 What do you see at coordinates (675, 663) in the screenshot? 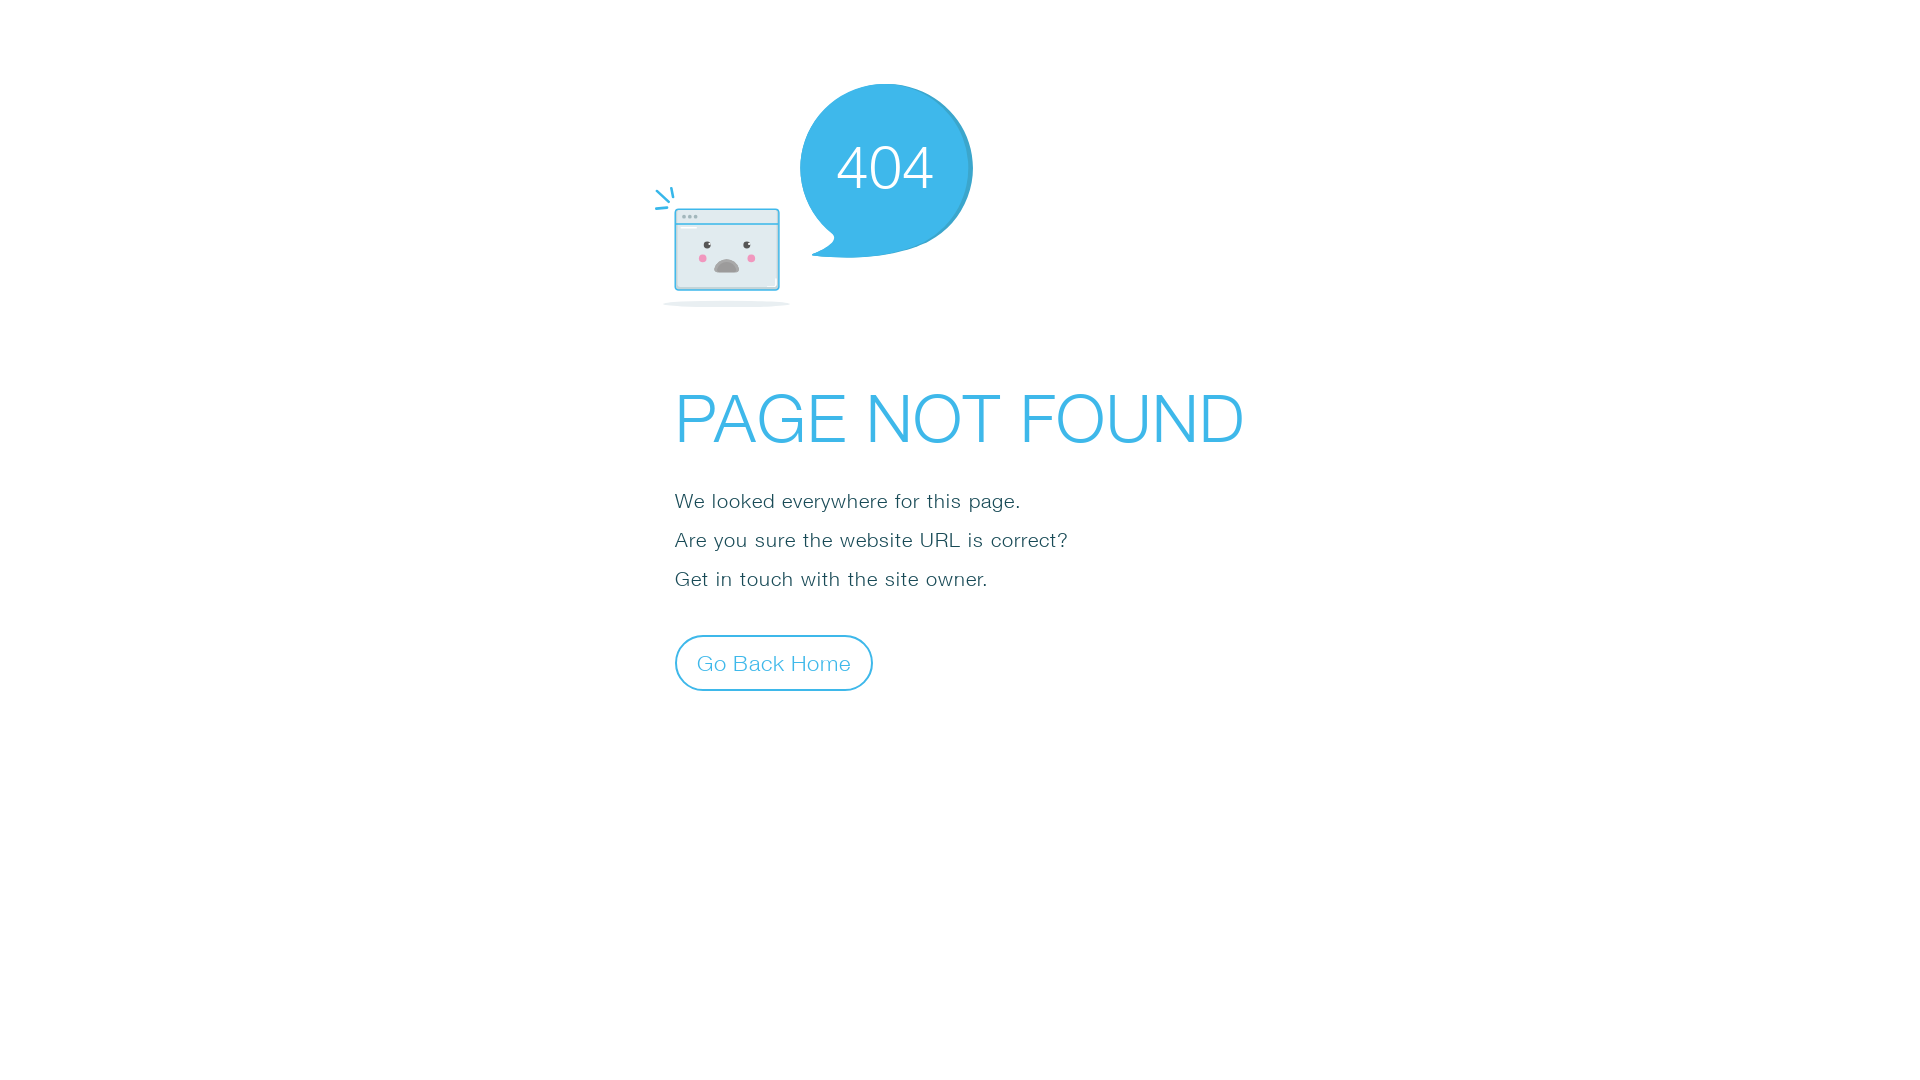
I see `'Go Back Home'` at bounding box center [675, 663].